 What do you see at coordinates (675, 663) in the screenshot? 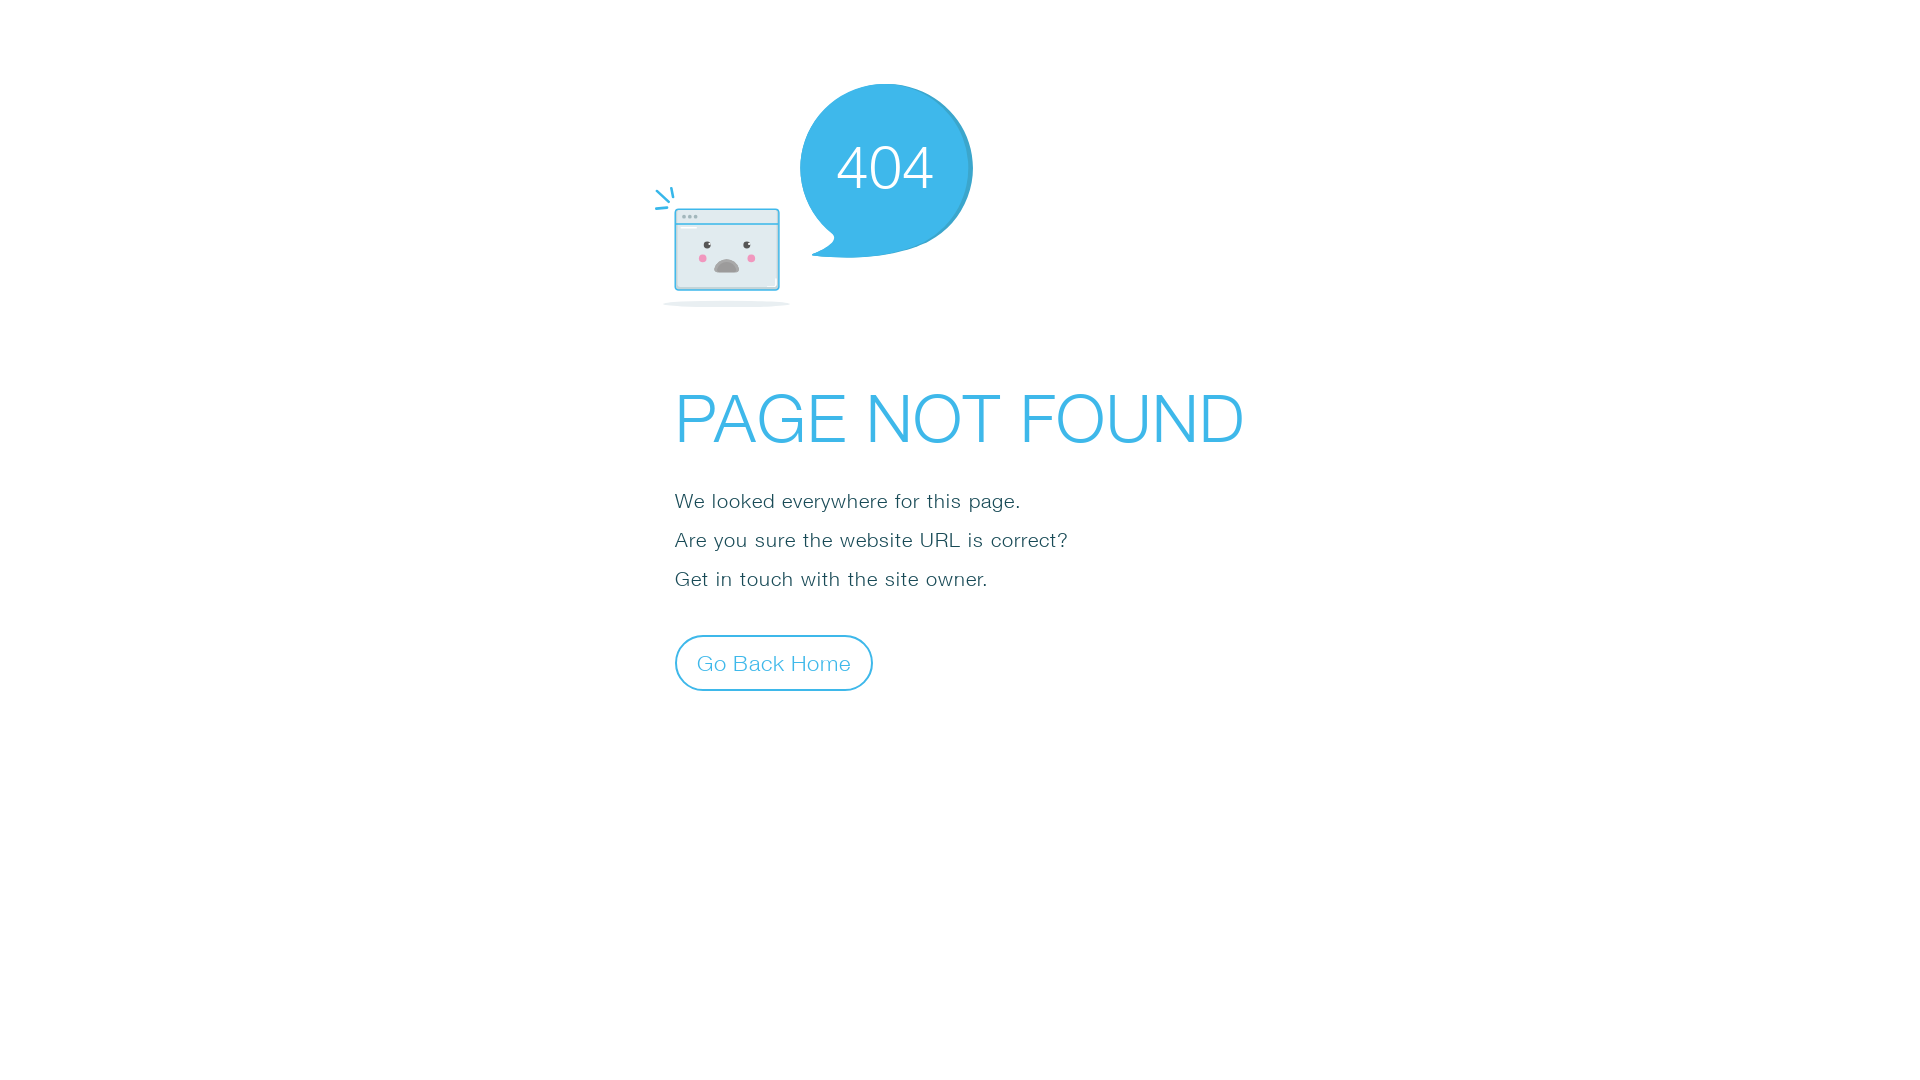
I see `'Go Back Home'` at bounding box center [675, 663].